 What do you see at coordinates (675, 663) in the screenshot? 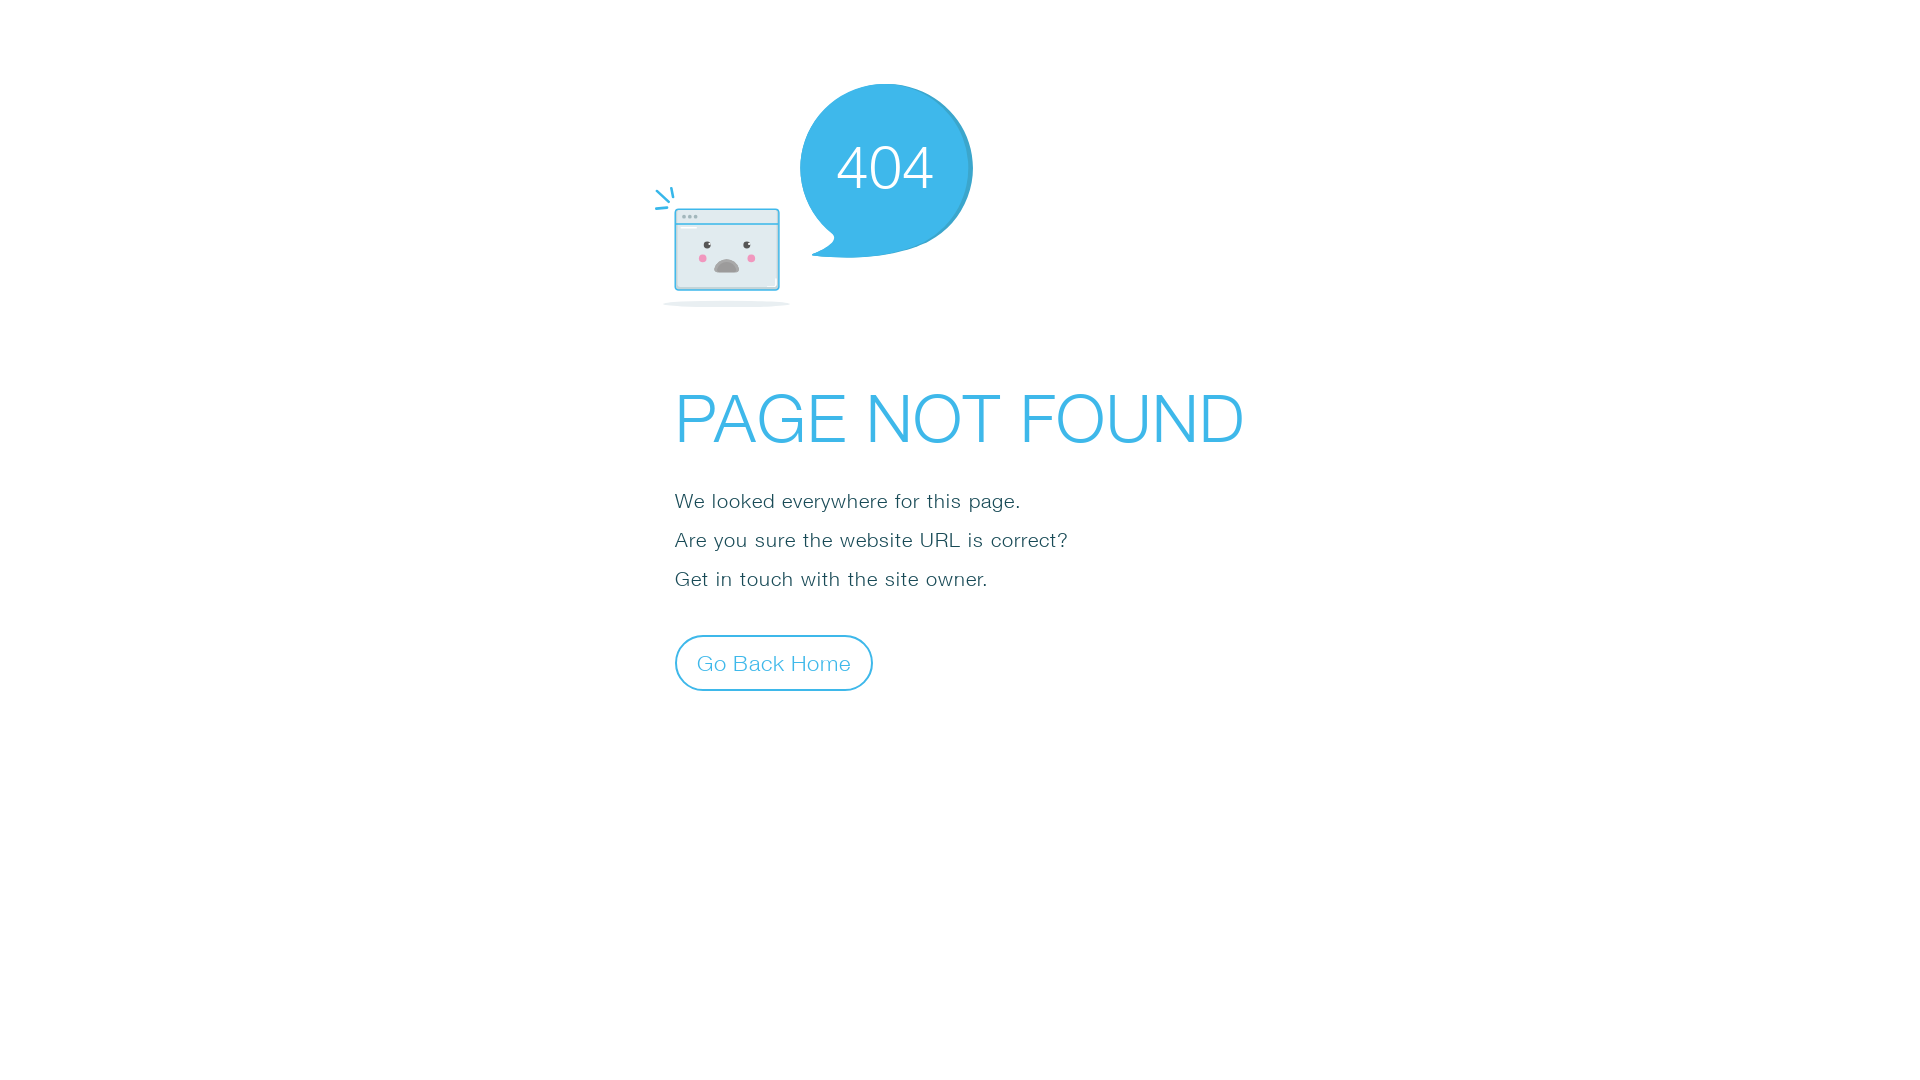
I see `'Go Back Home'` at bounding box center [675, 663].